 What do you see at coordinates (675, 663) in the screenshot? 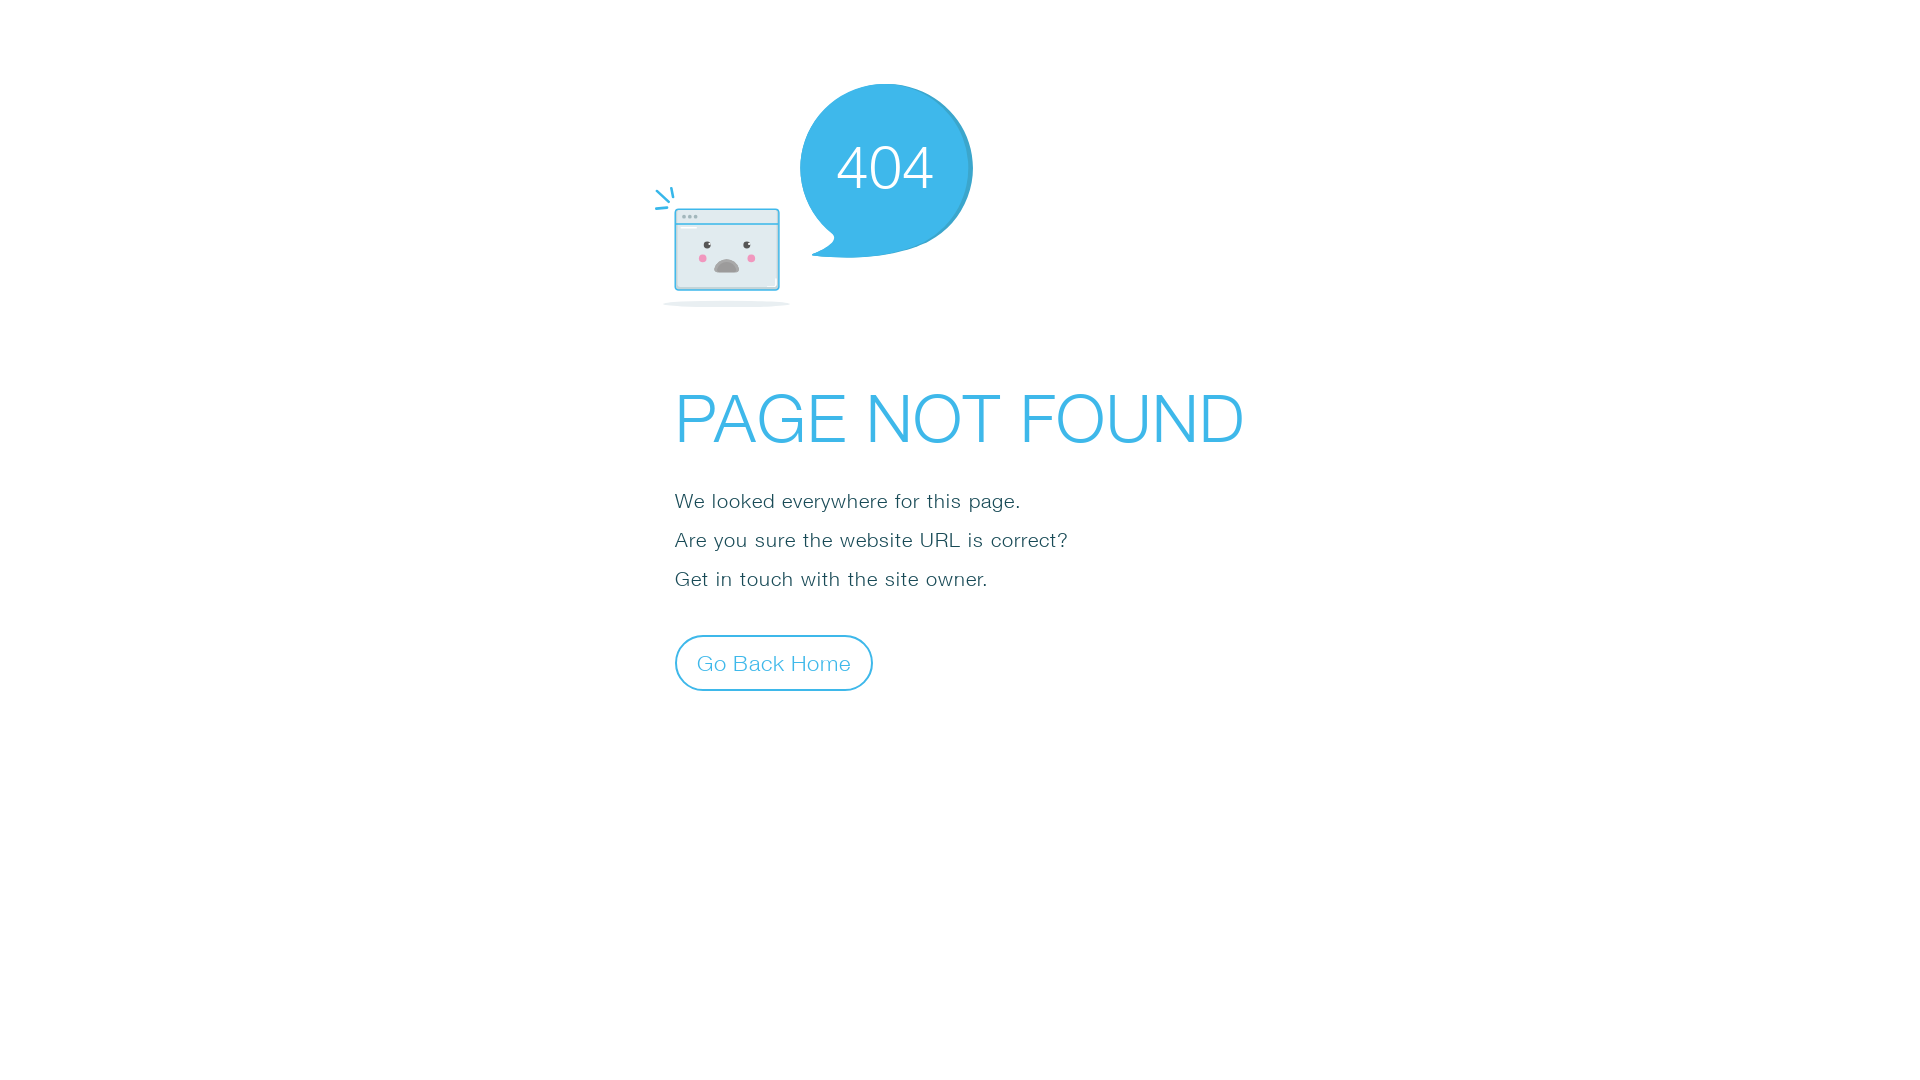
I see `'Go Back Home'` at bounding box center [675, 663].